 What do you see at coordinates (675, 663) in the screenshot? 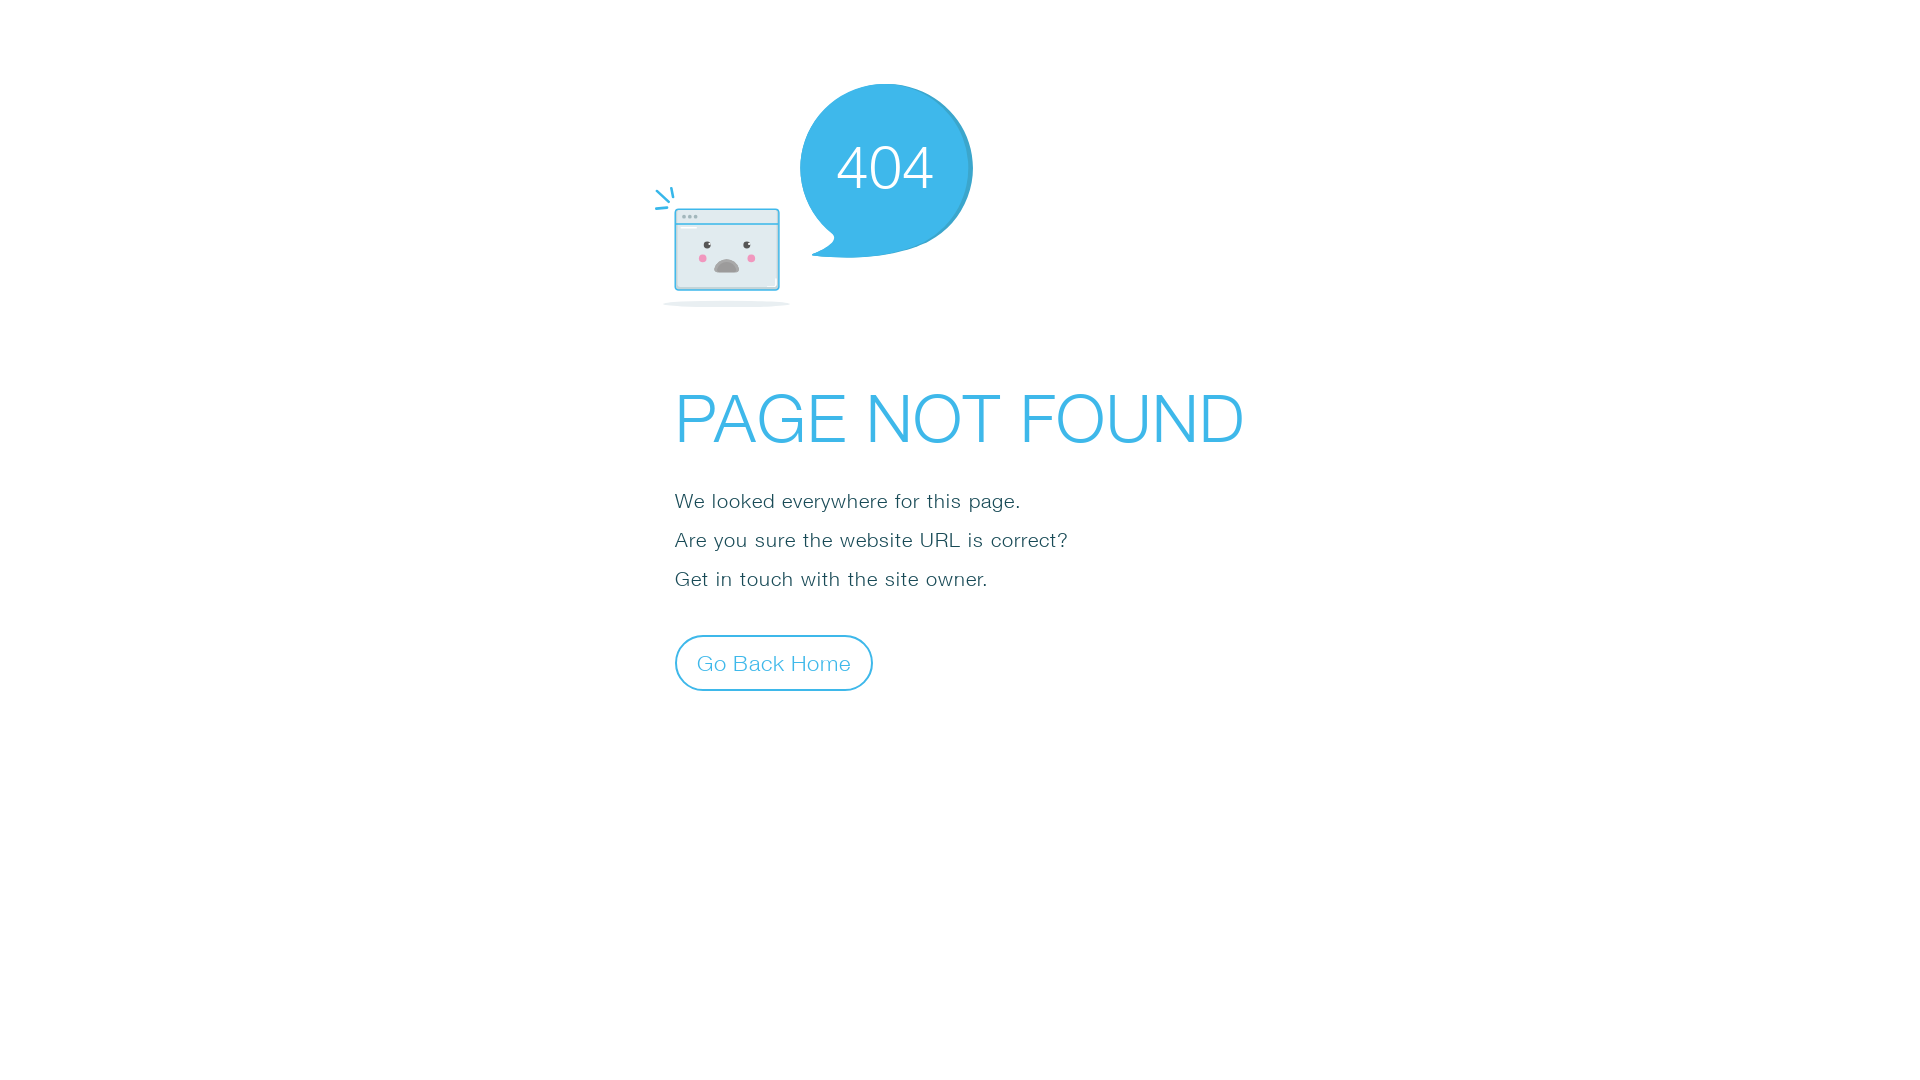
I see `'Go Back Home'` at bounding box center [675, 663].